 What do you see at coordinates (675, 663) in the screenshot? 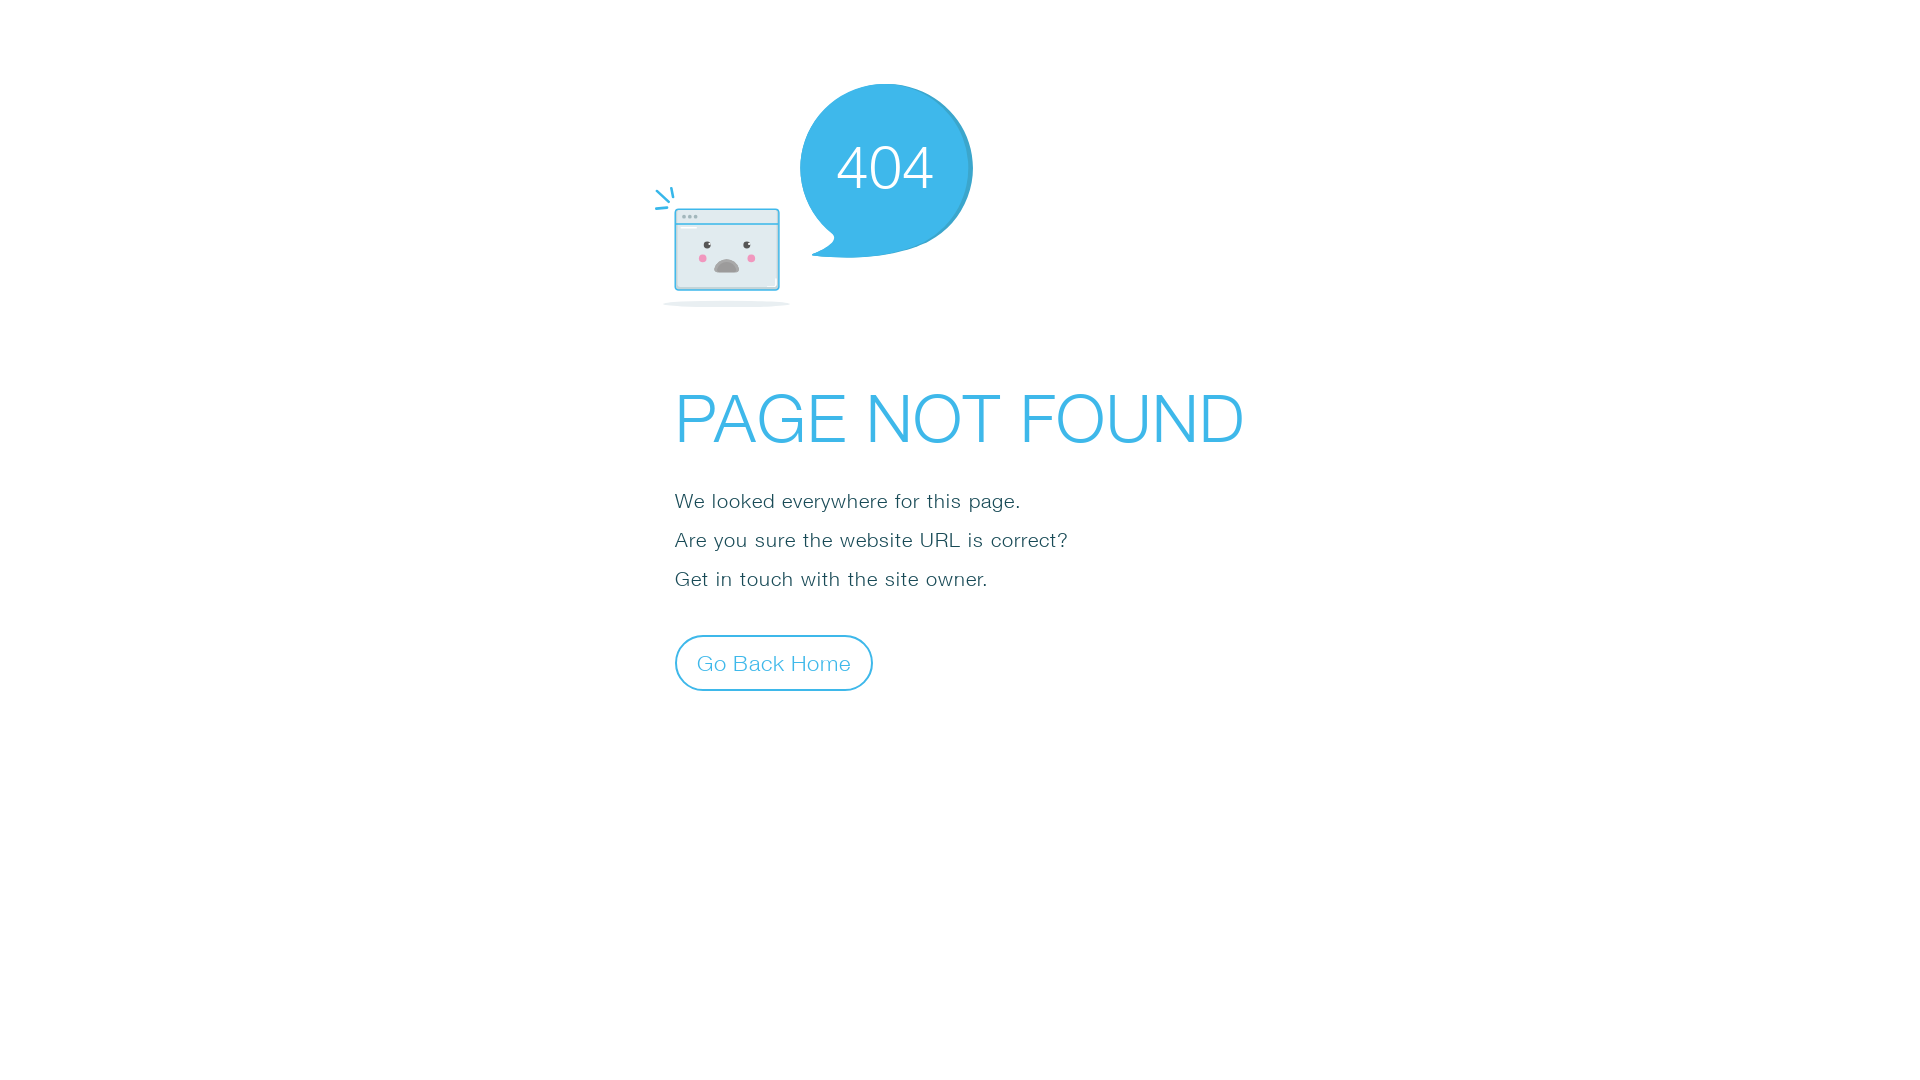
I see `'Go Back Home'` at bounding box center [675, 663].